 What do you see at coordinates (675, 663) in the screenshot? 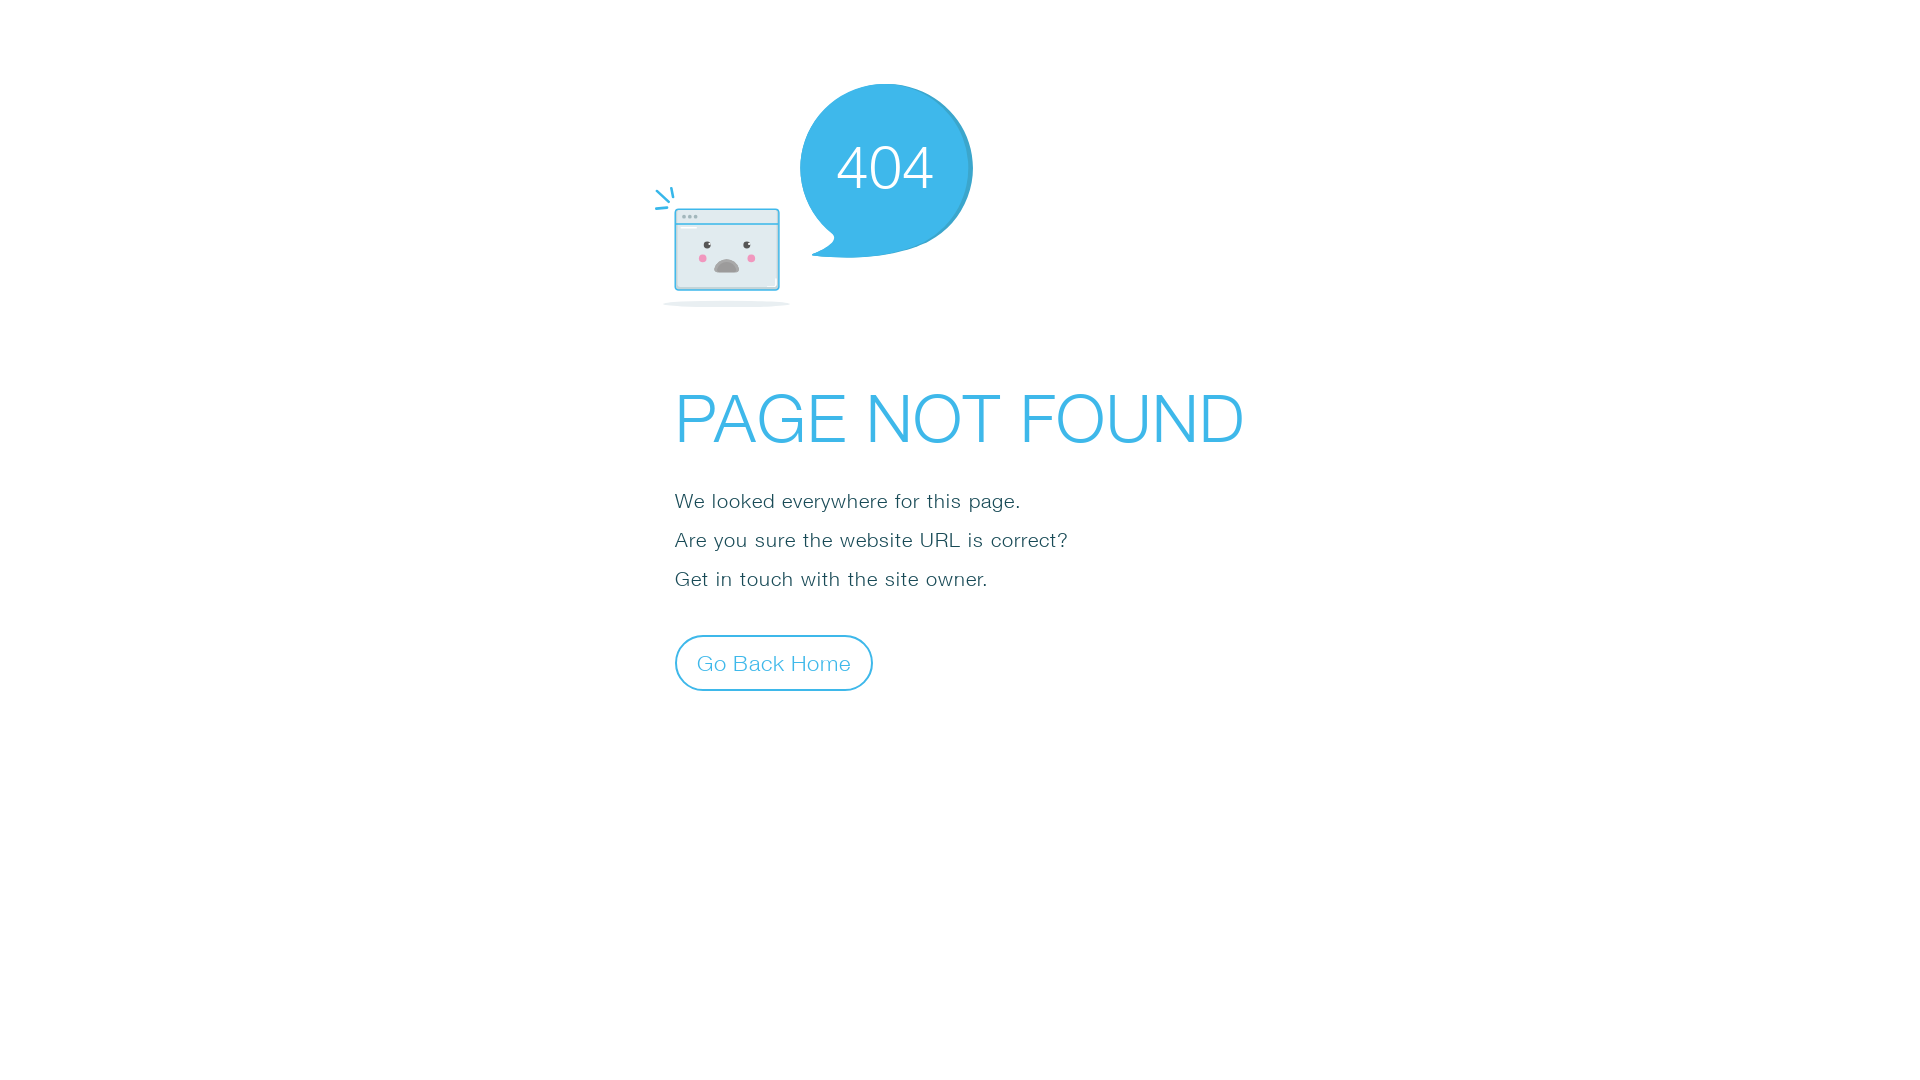
I see `'Go Back Home'` at bounding box center [675, 663].